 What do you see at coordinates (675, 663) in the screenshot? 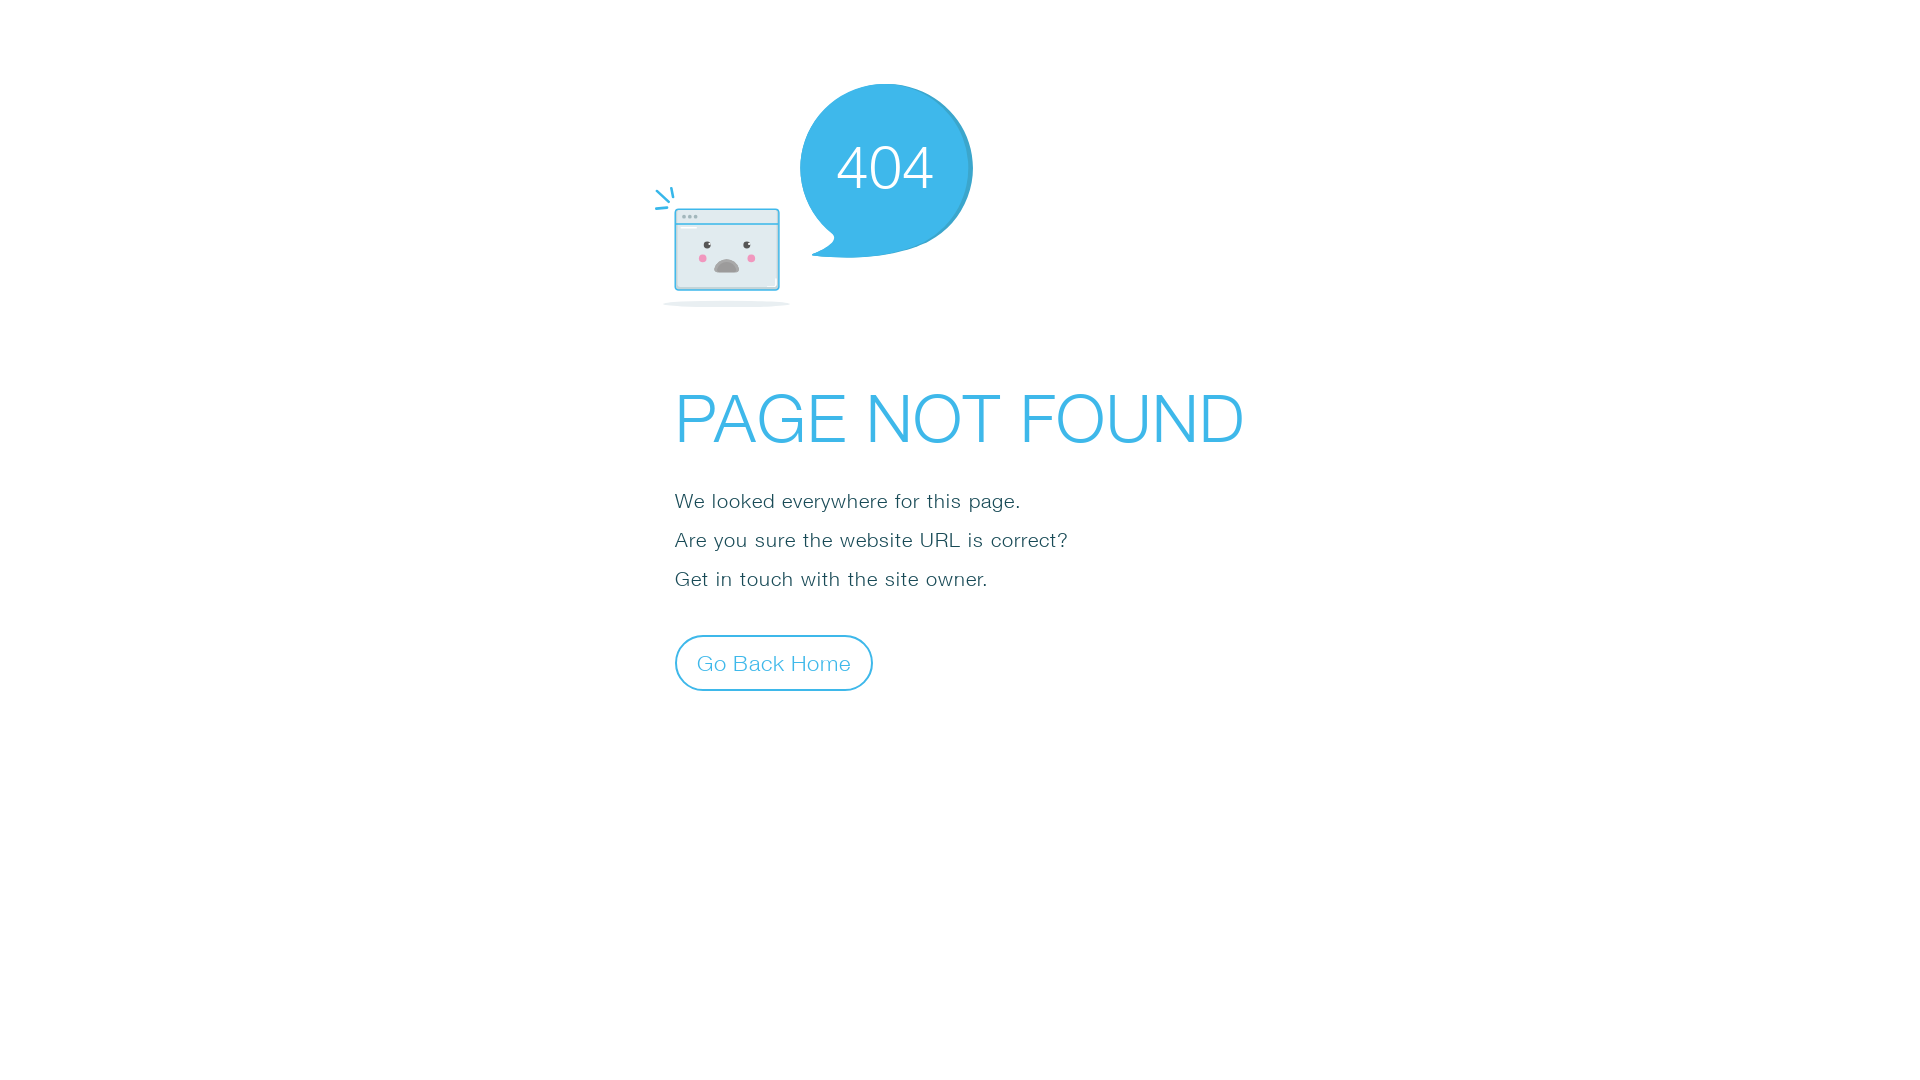
I see `'Go Back Home'` at bounding box center [675, 663].